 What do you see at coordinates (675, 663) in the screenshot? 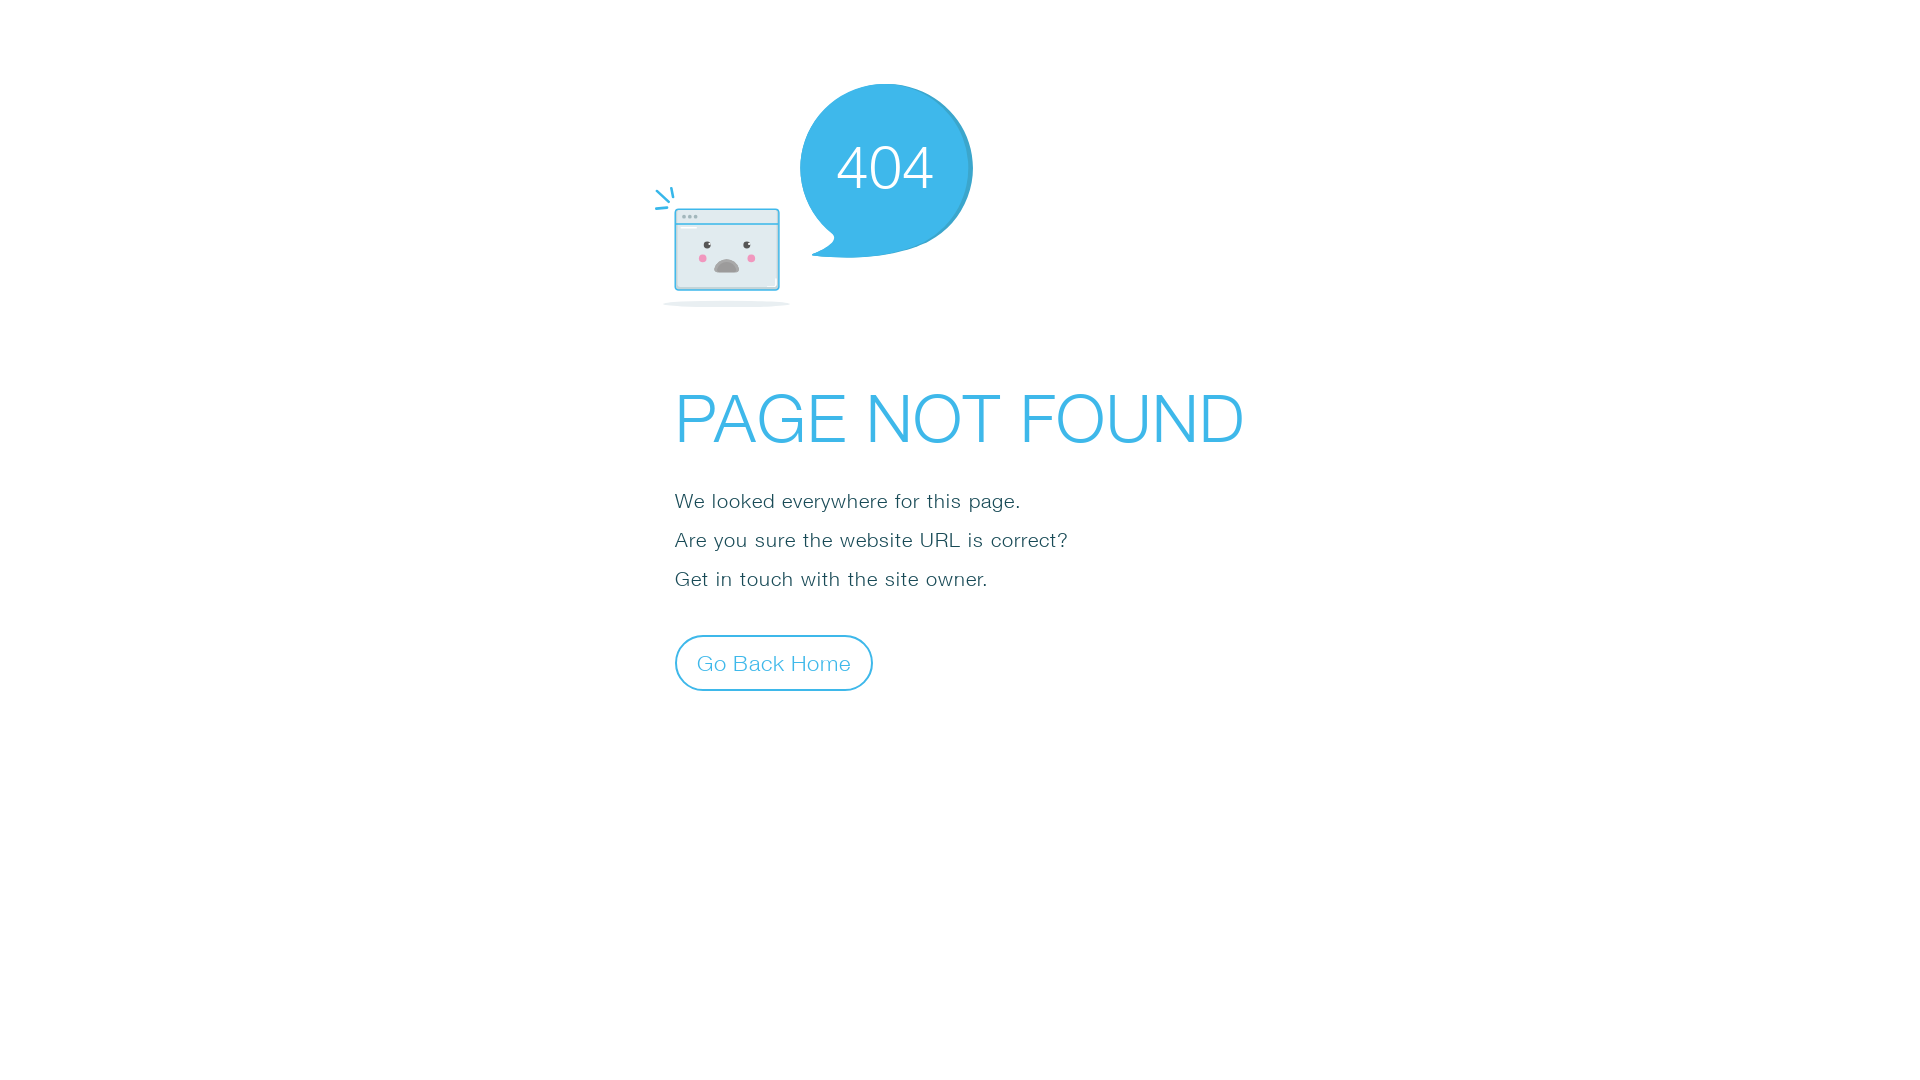
I see `'Go Back Home'` at bounding box center [675, 663].